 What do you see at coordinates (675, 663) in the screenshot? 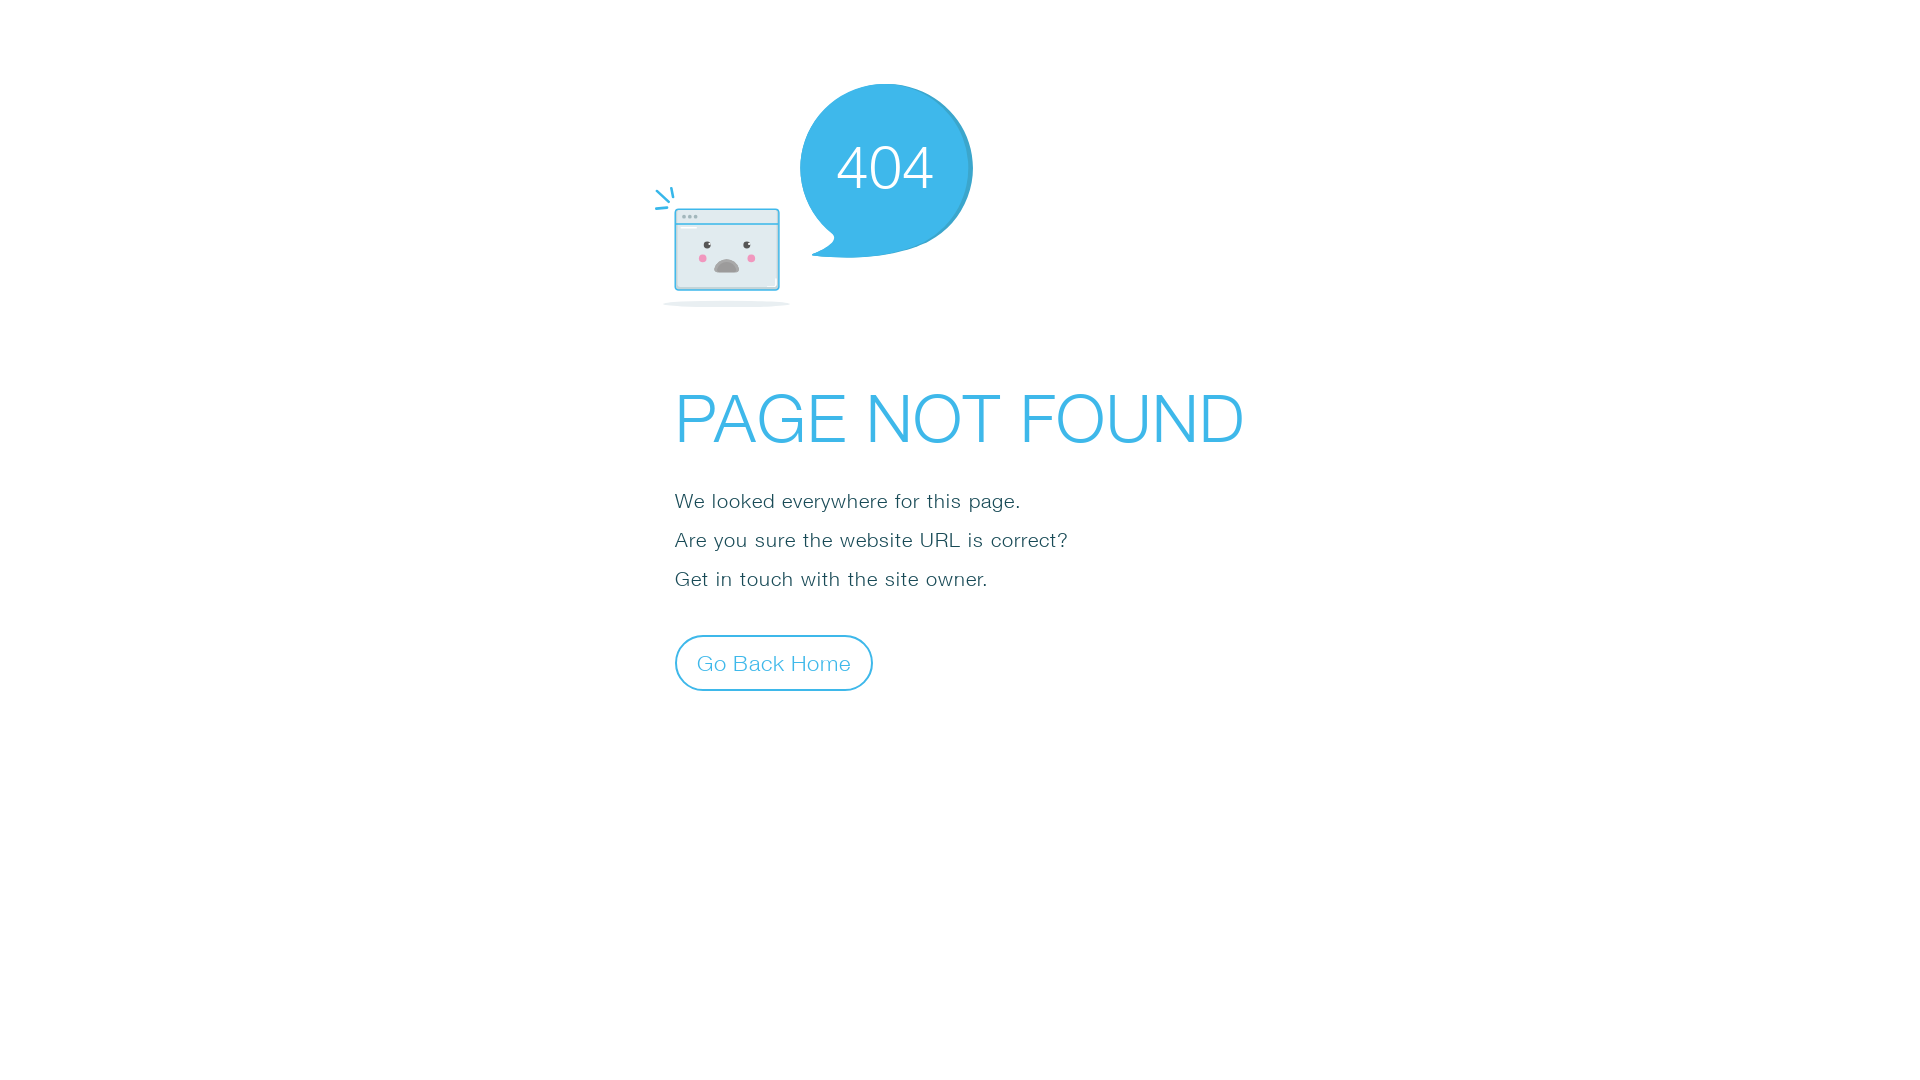
I see `'Go Back Home'` at bounding box center [675, 663].